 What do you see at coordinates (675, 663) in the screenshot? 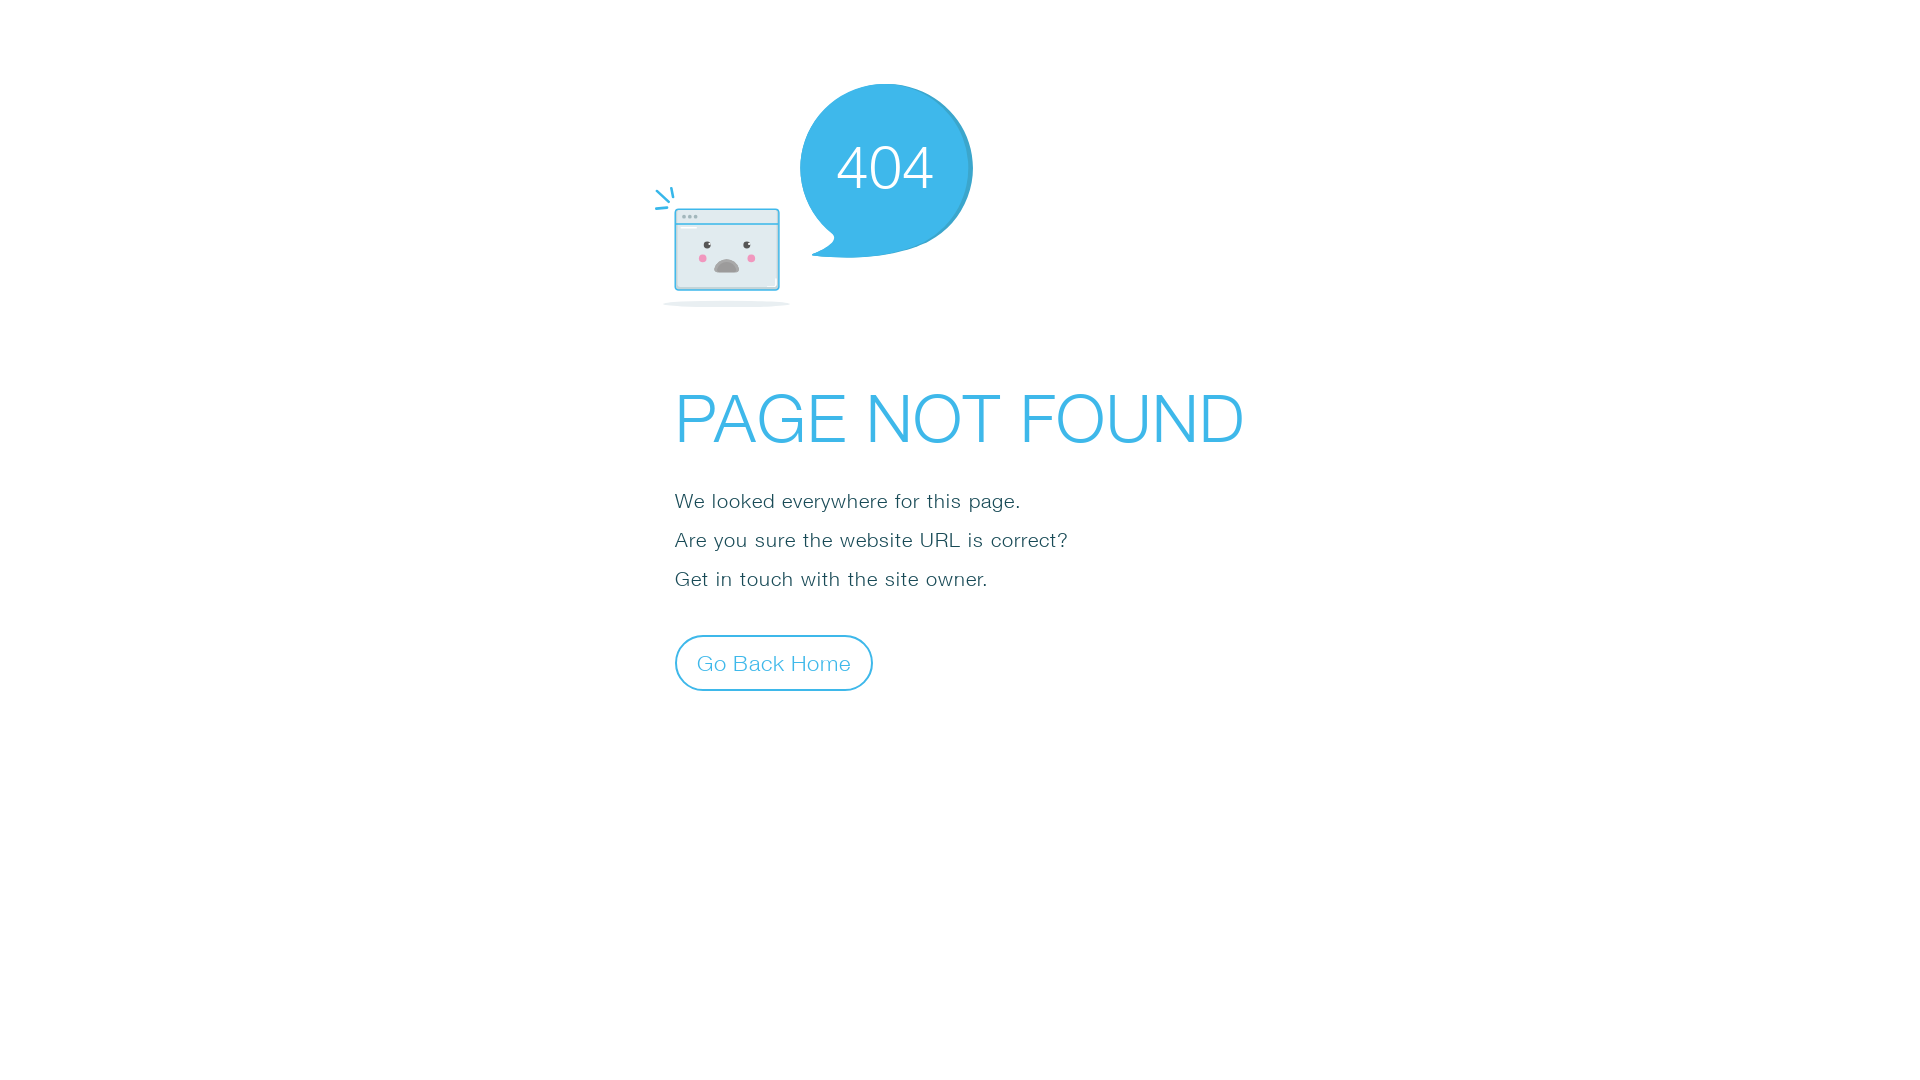
I see `'Go Back Home'` at bounding box center [675, 663].